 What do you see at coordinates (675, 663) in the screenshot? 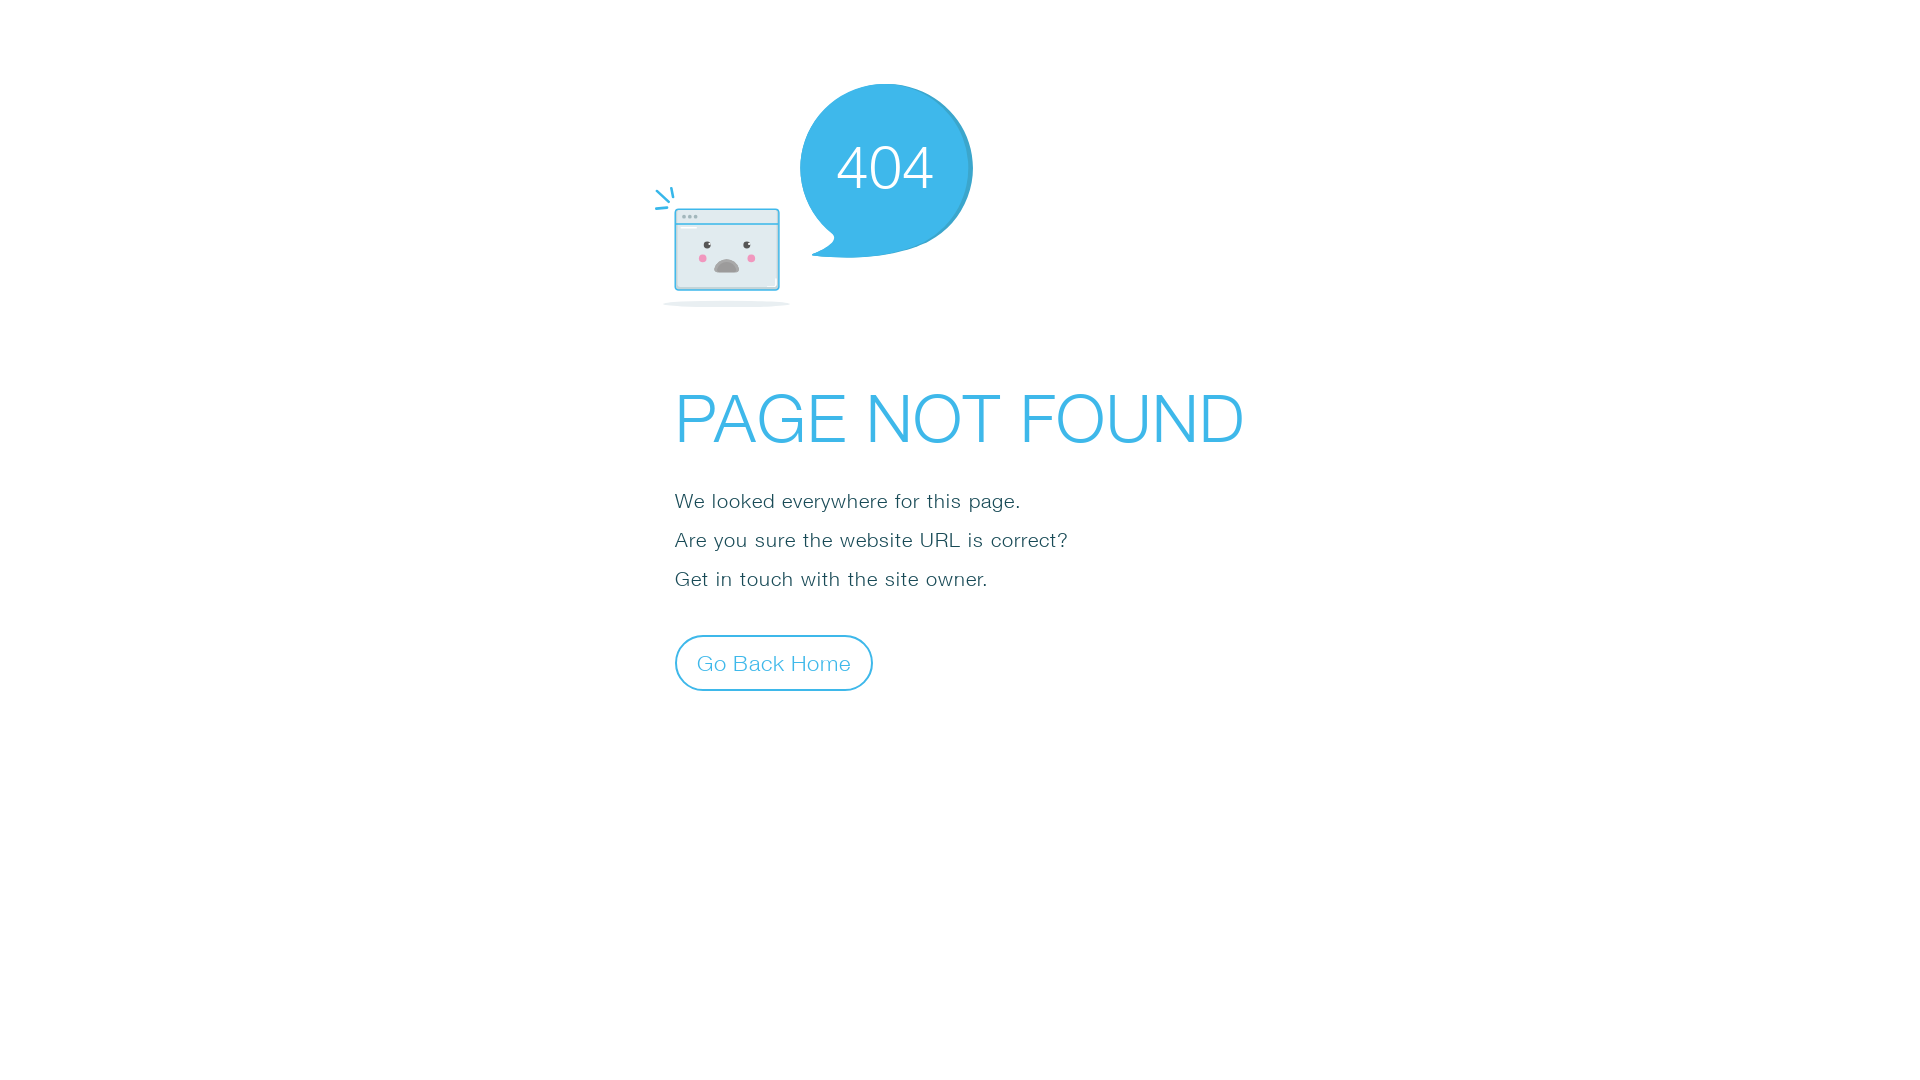
I see `'Go Back Home'` at bounding box center [675, 663].